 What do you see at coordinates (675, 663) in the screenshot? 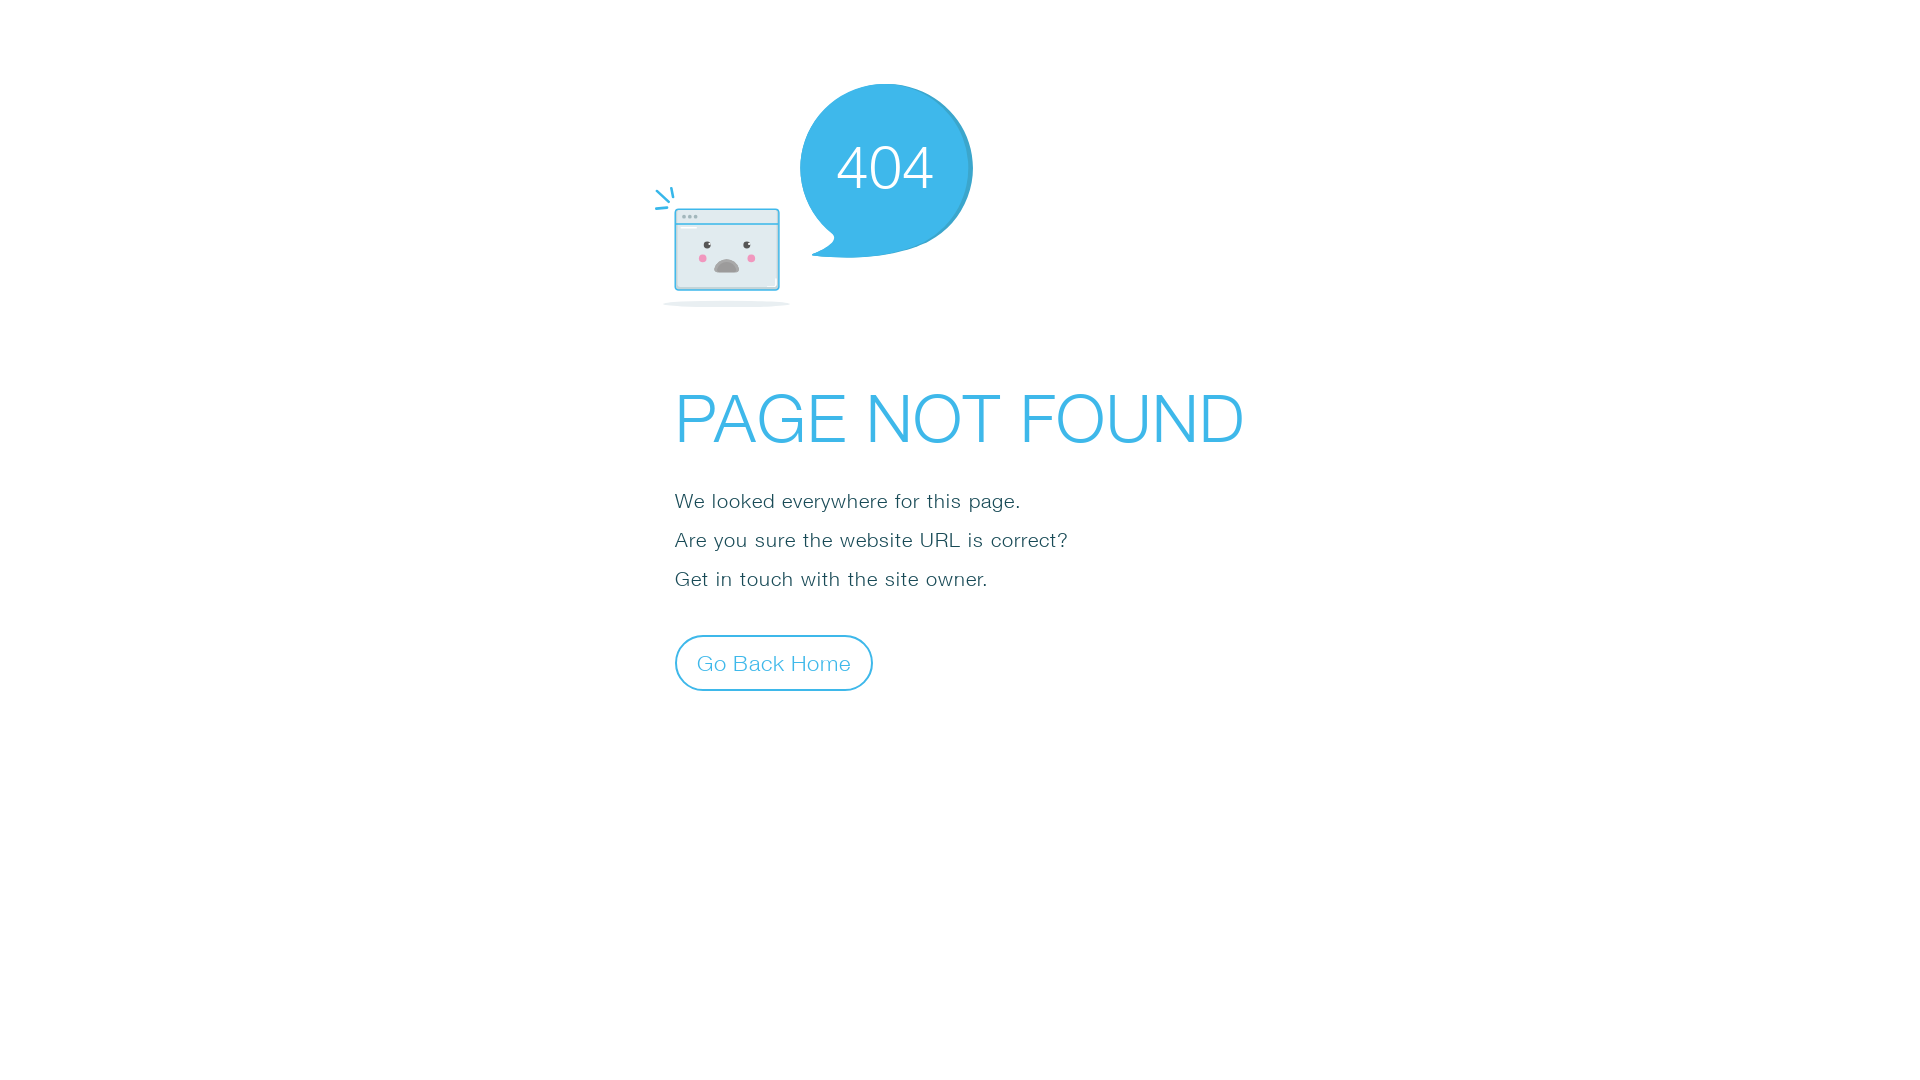
I see `'Go Back Home'` at bounding box center [675, 663].